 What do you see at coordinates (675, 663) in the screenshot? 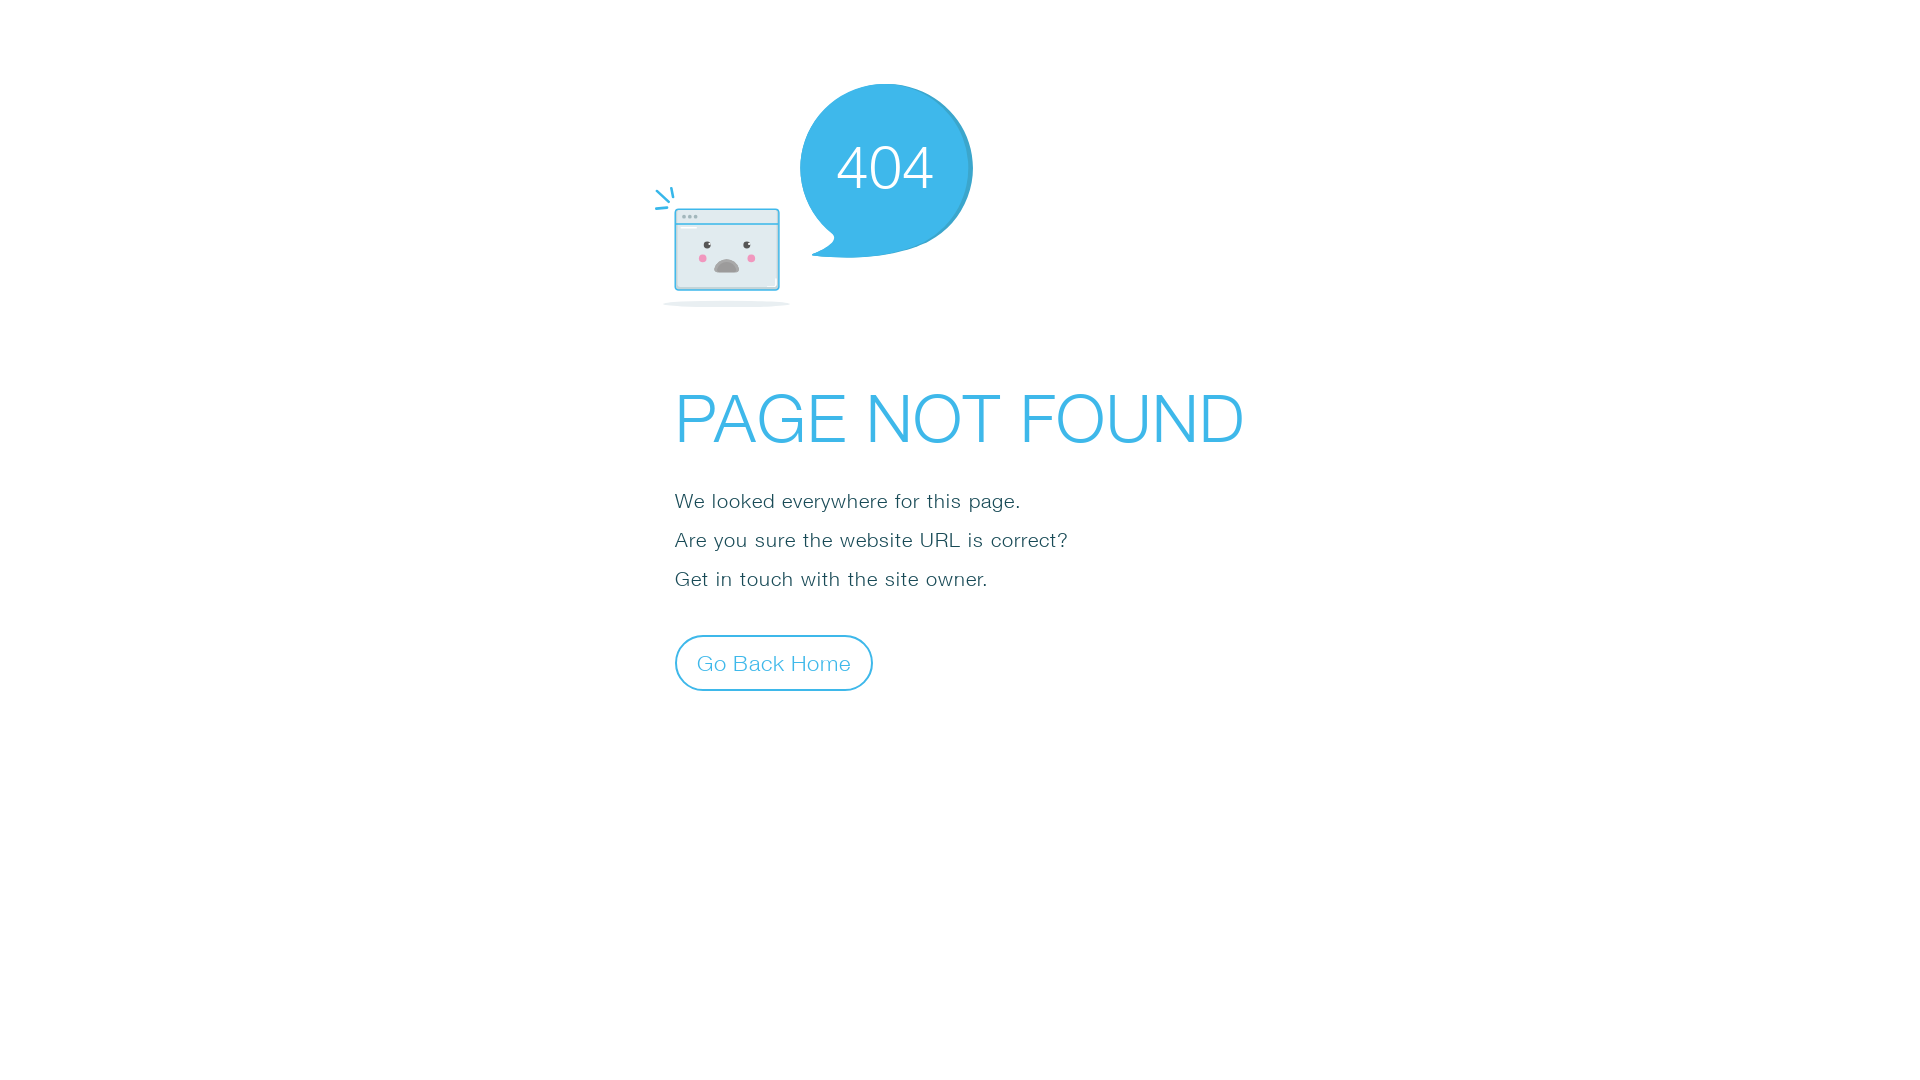
I see `'Go Back Home'` at bounding box center [675, 663].